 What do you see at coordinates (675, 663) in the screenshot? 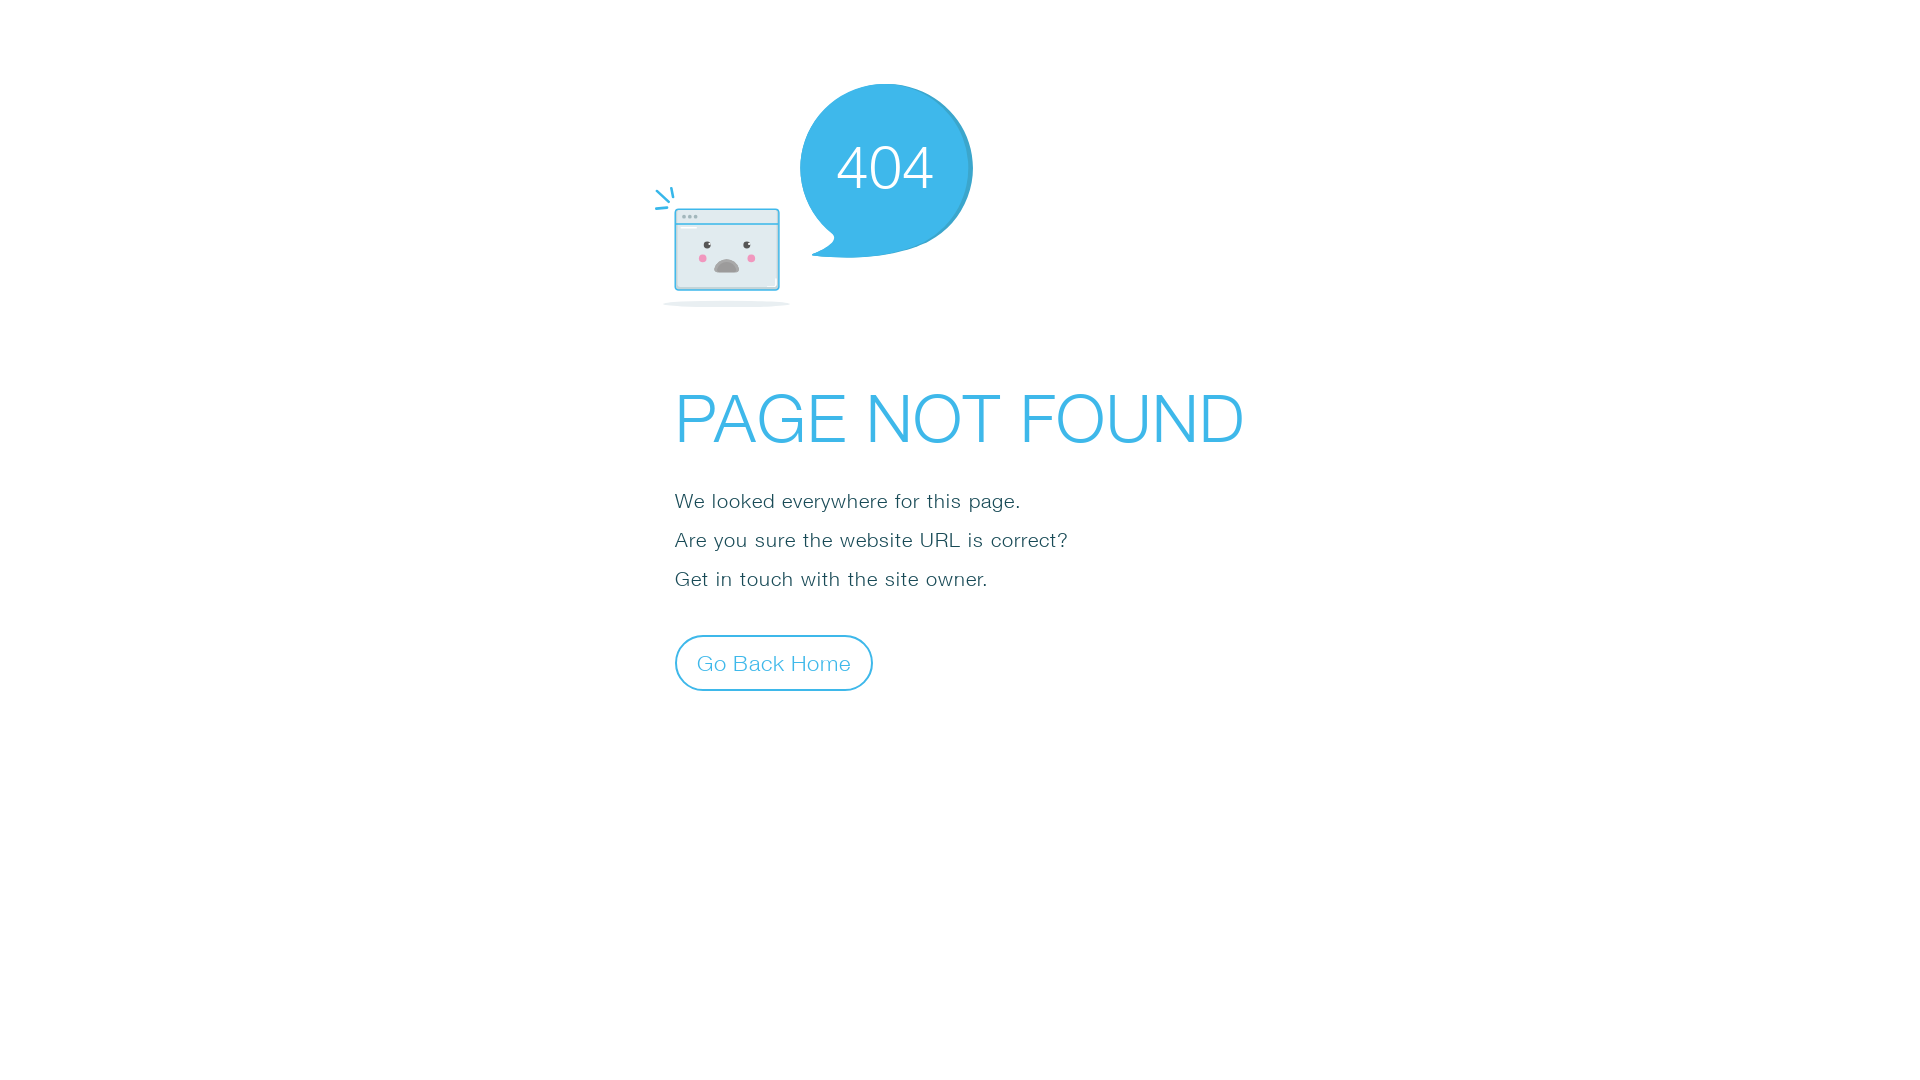
I see `'Go Back Home'` at bounding box center [675, 663].